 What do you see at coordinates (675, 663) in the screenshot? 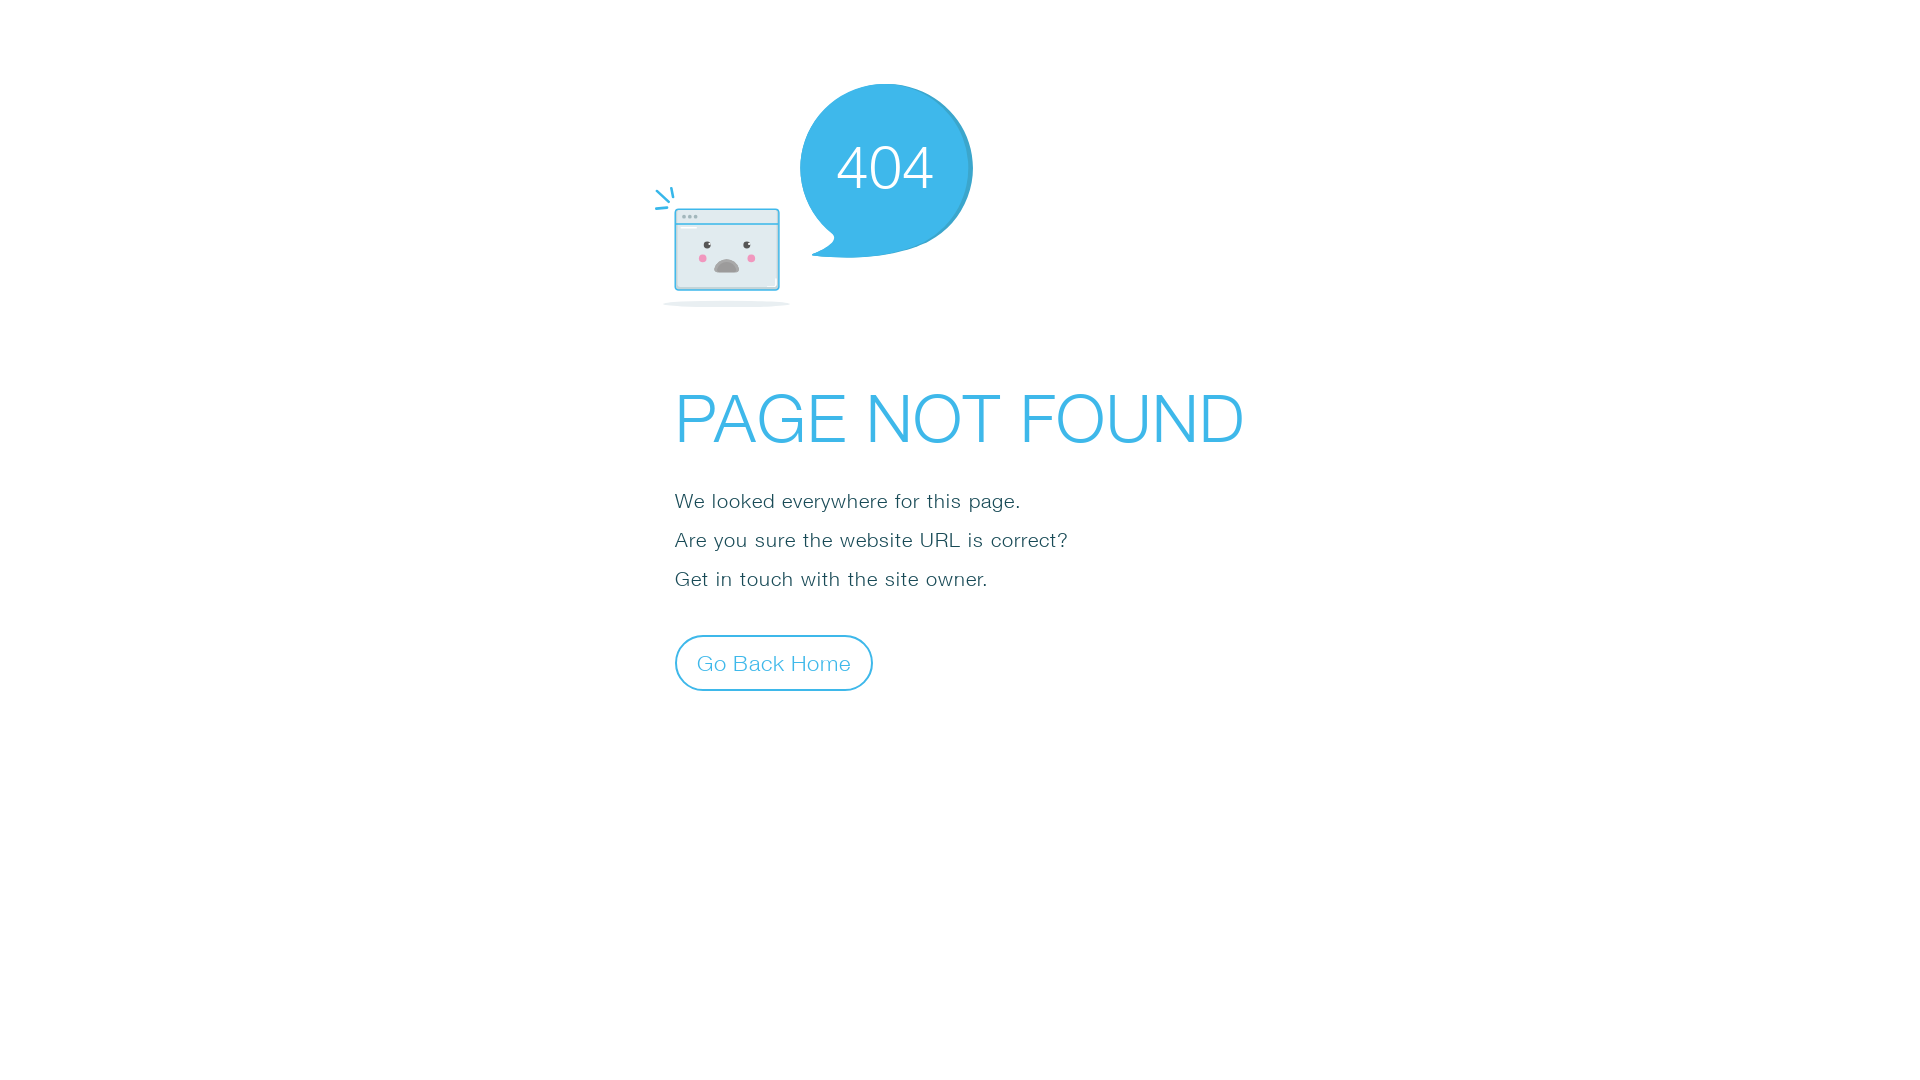
I see `'Go Back Home'` at bounding box center [675, 663].